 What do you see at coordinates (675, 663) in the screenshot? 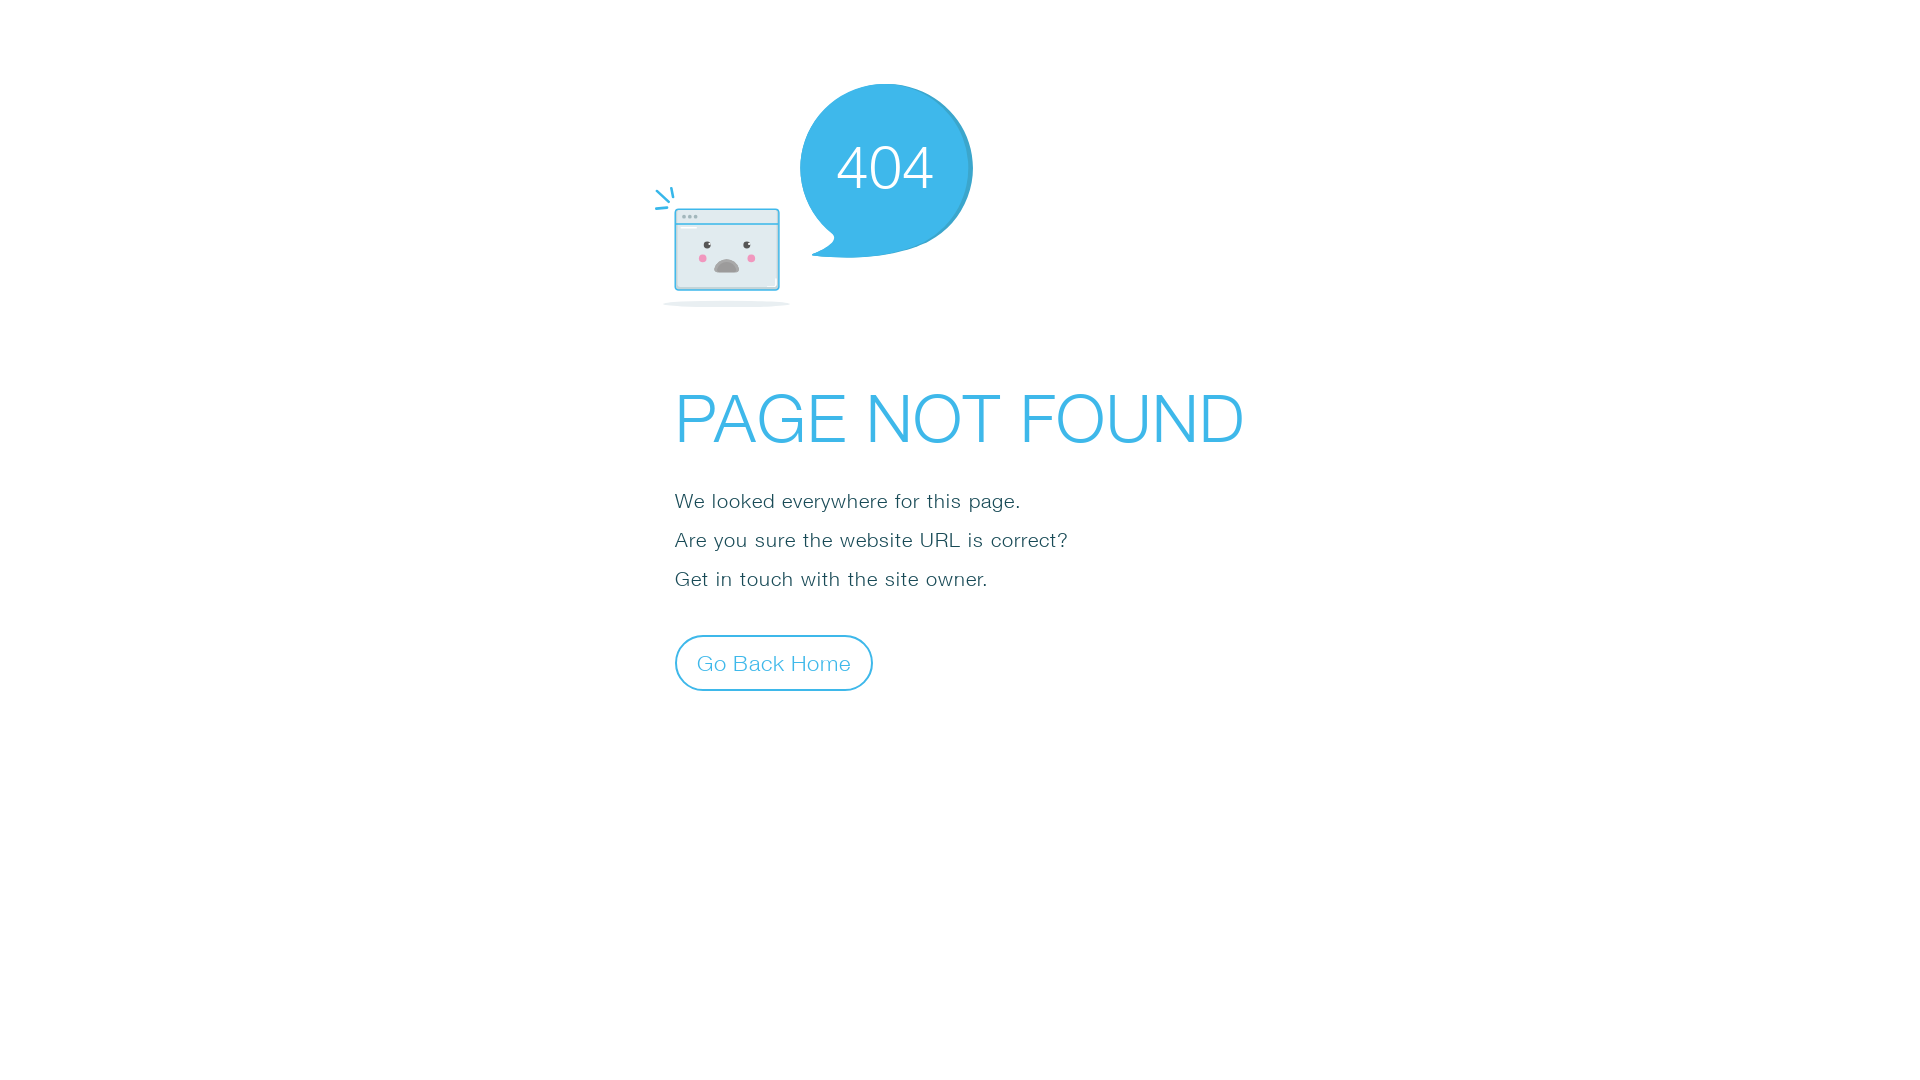
I see `'Go Back Home'` at bounding box center [675, 663].